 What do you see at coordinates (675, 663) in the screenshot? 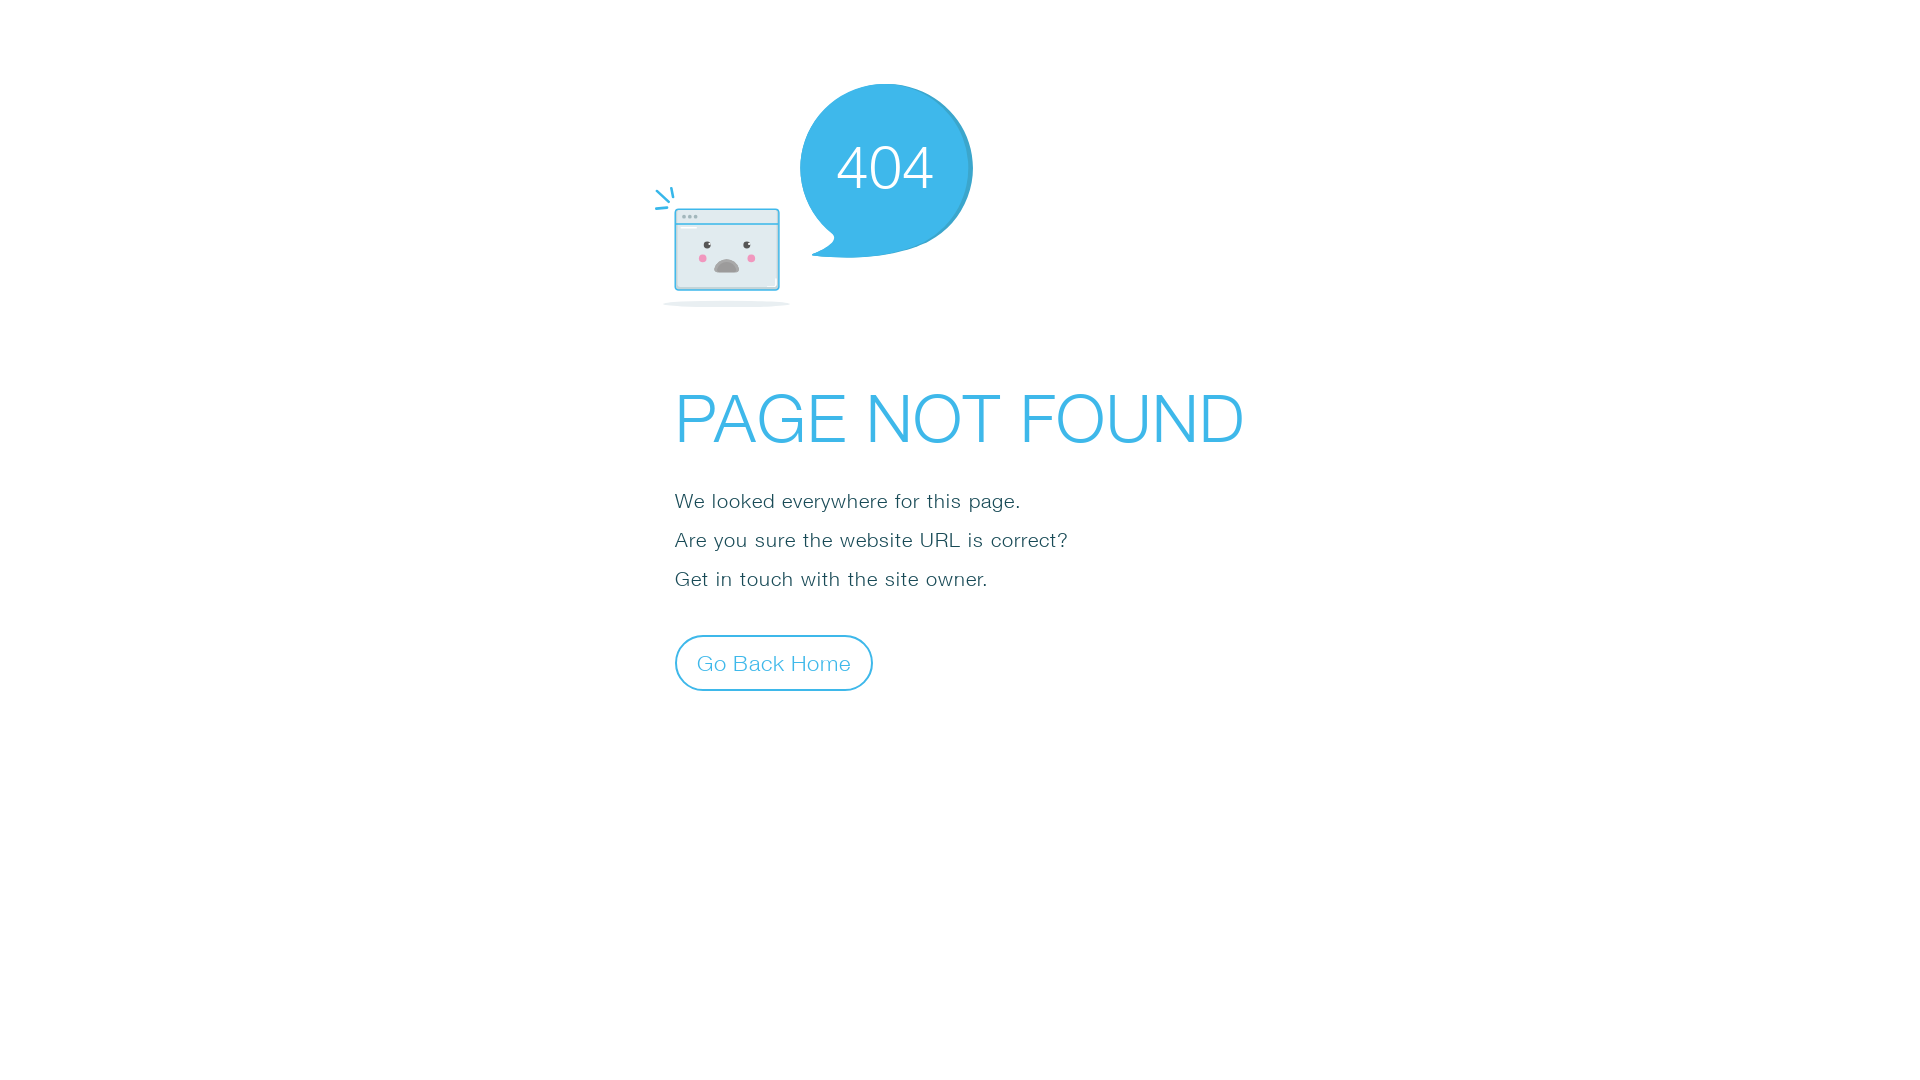
I see `'Go Back Home'` at bounding box center [675, 663].